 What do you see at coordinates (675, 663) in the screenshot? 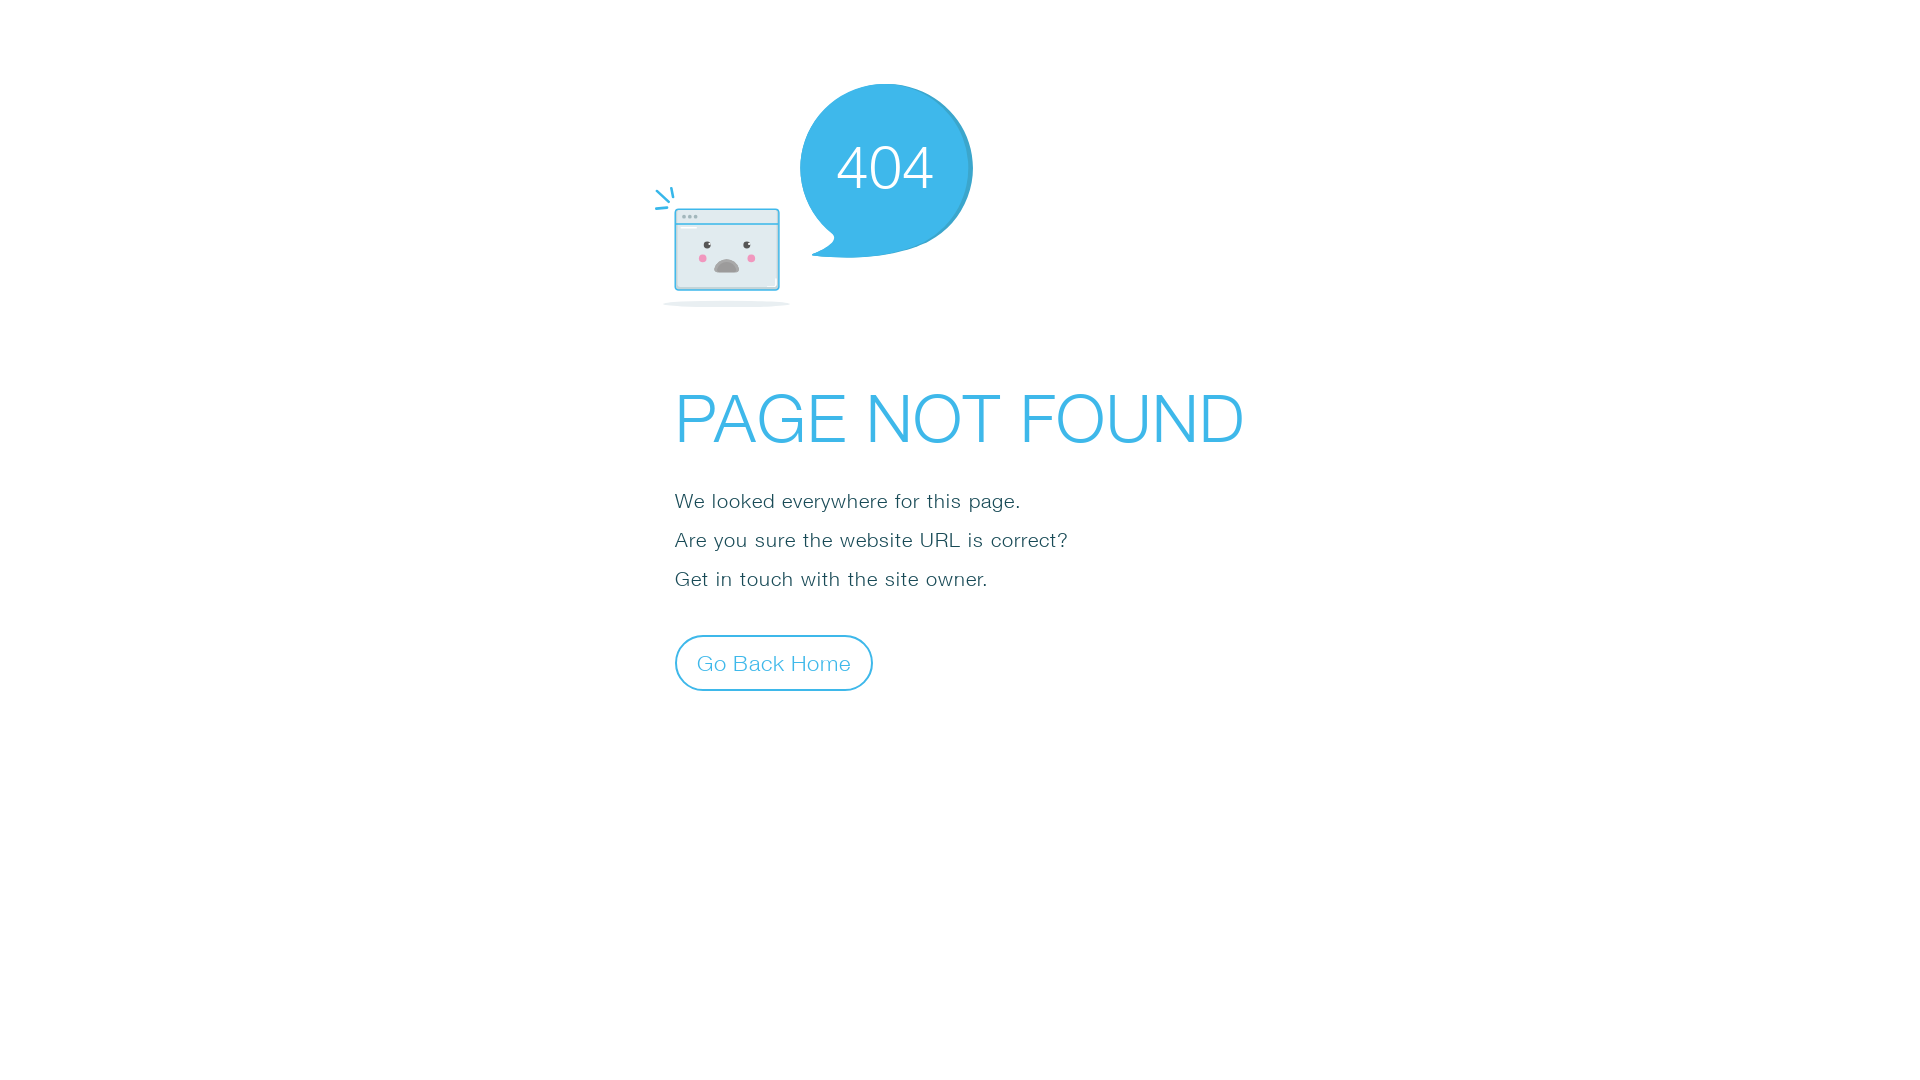
I see `'Go Back Home'` at bounding box center [675, 663].